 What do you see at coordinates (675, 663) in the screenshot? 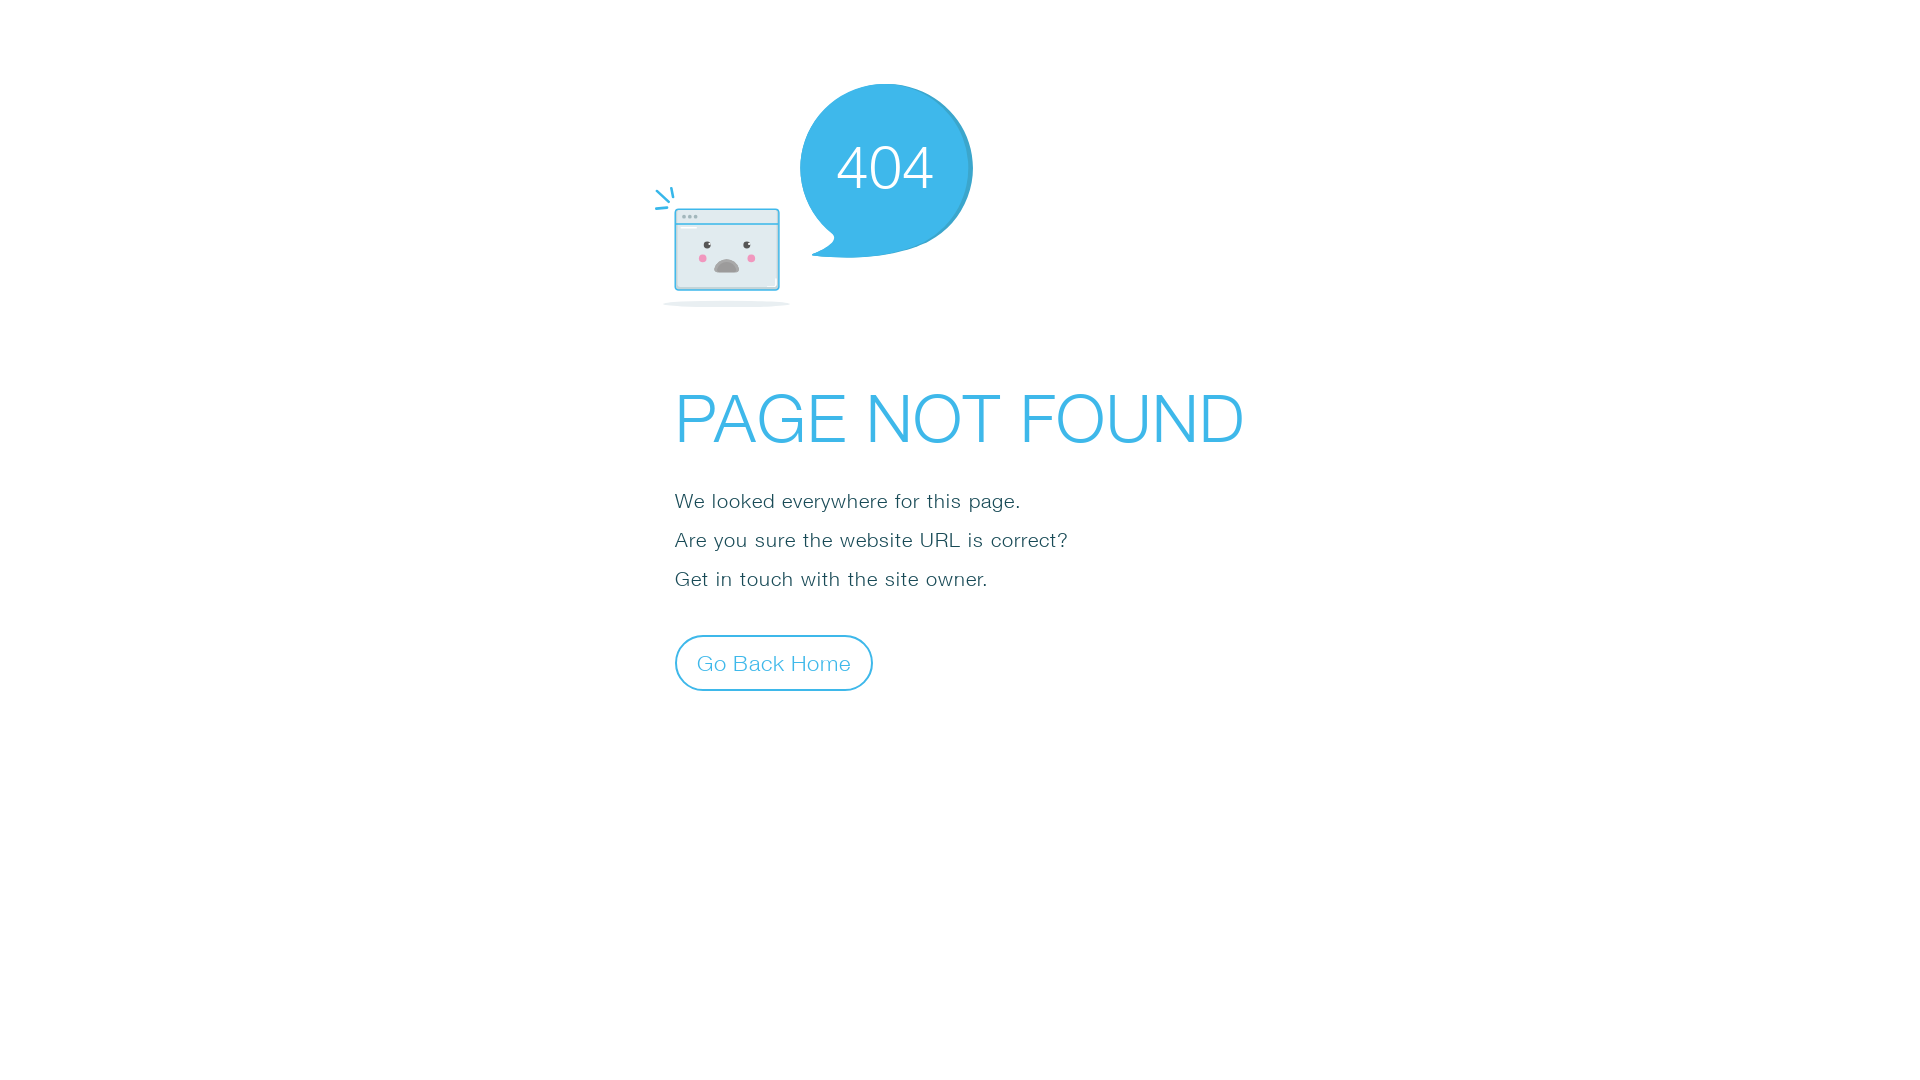
I see `'Go Back Home'` at bounding box center [675, 663].